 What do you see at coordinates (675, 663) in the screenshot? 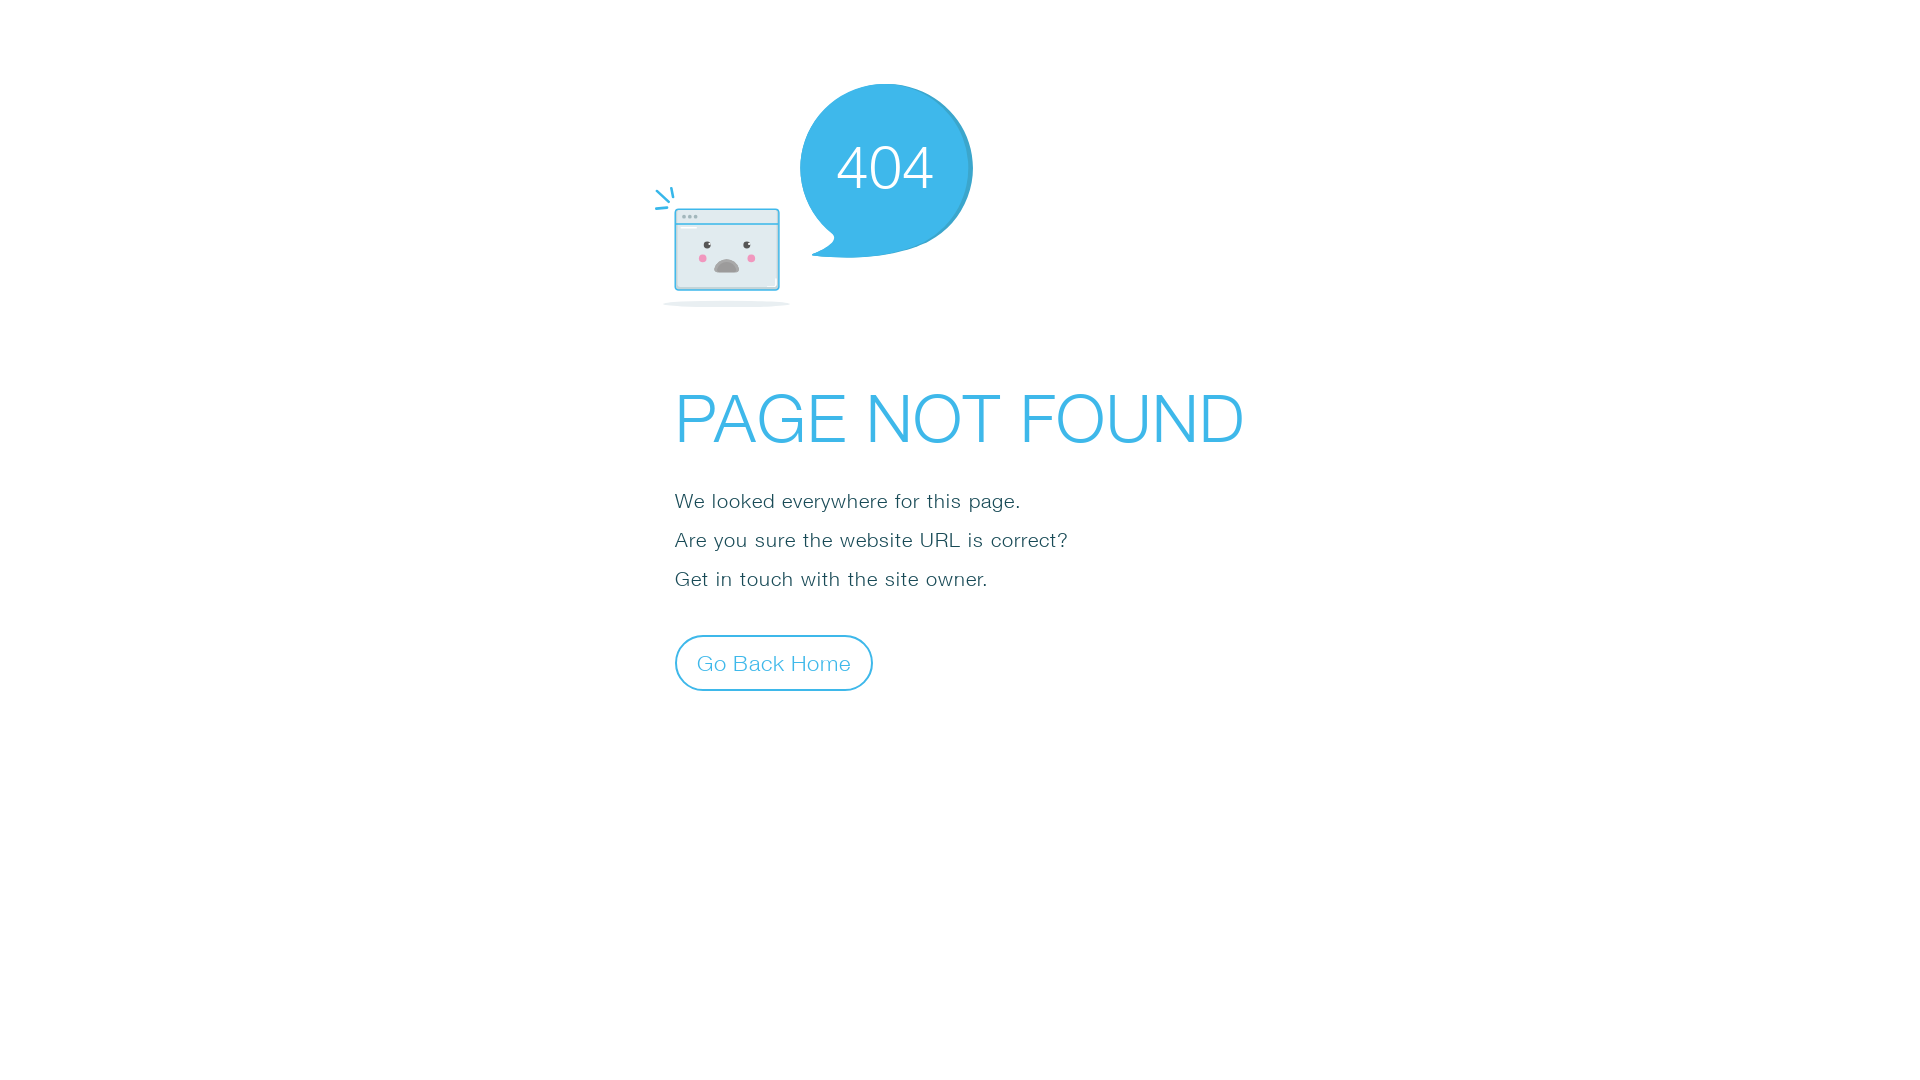
I see `'Go Back Home'` at bounding box center [675, 663].